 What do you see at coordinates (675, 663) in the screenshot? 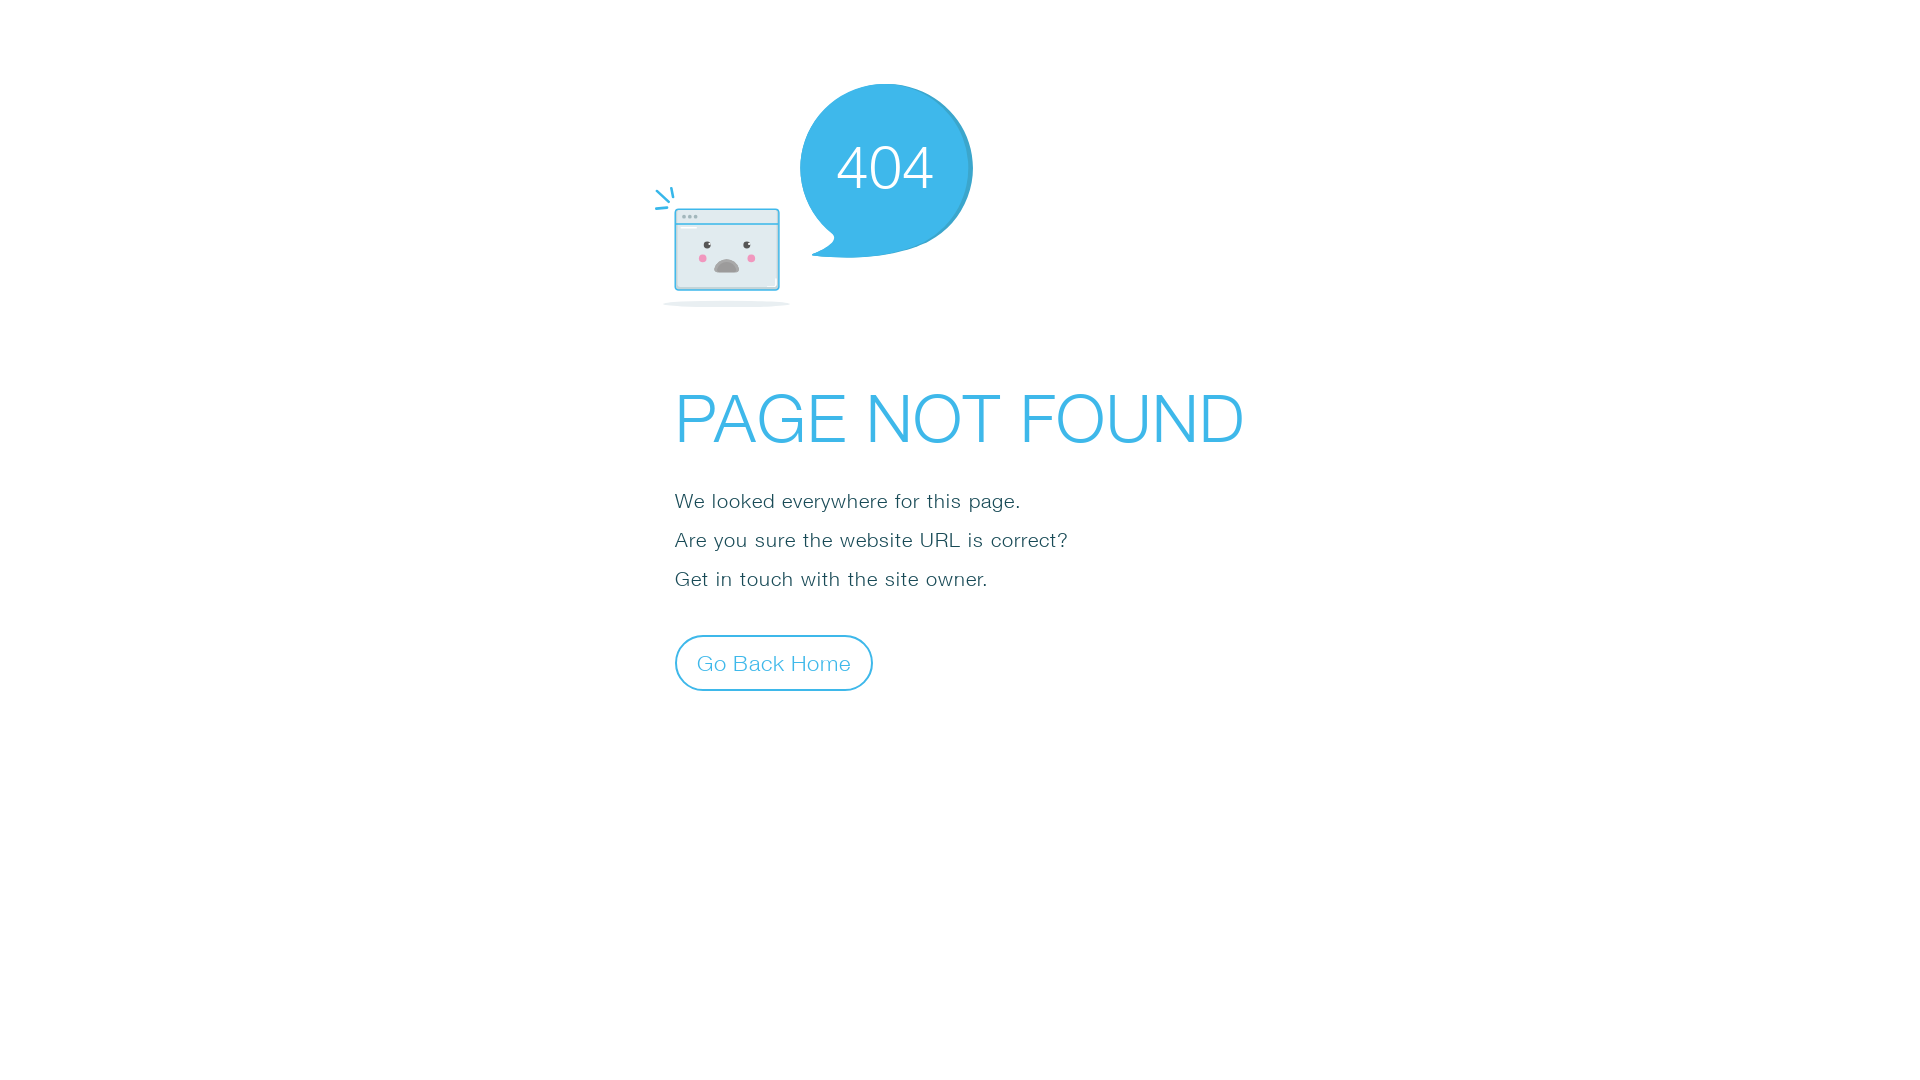
I see `'Go Back Home'` at bounding box center [675, 663].